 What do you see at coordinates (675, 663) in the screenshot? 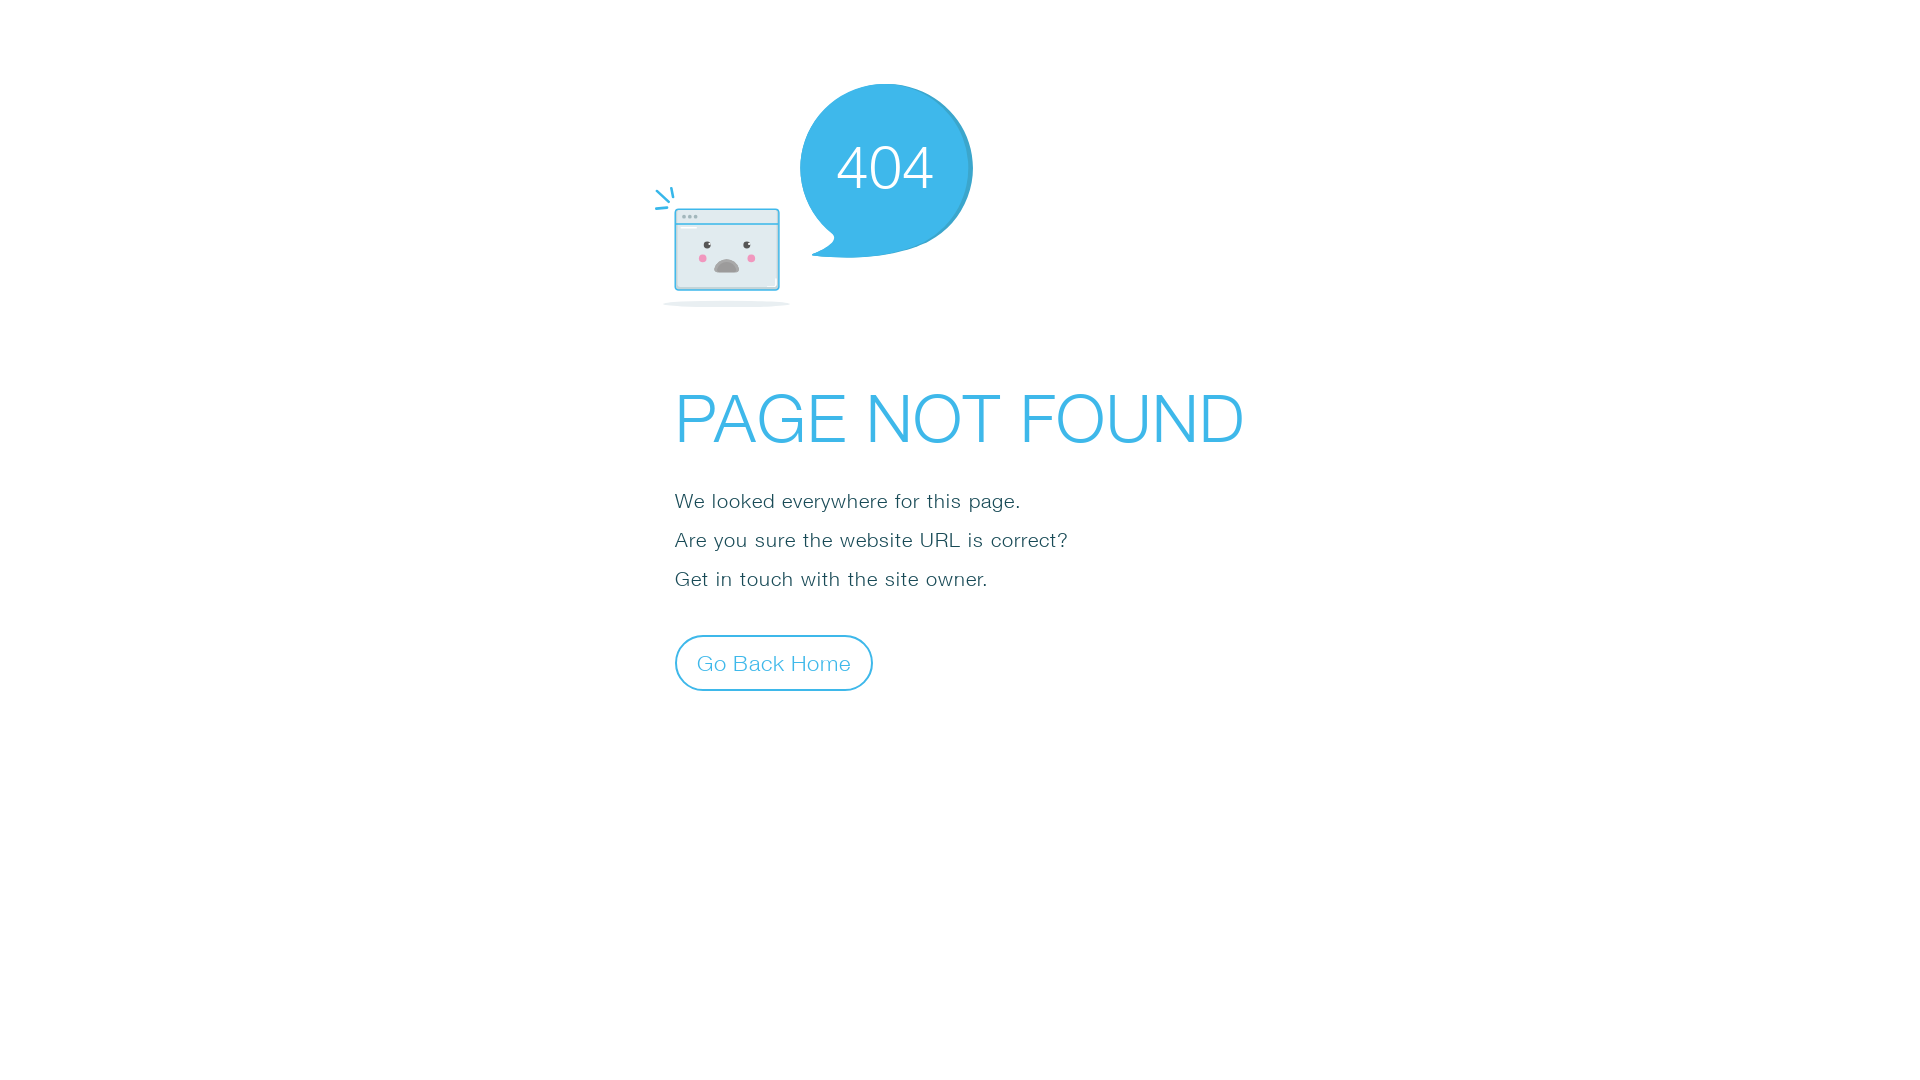
I see `'Go Back Home'` at bounding box center [675, 663].